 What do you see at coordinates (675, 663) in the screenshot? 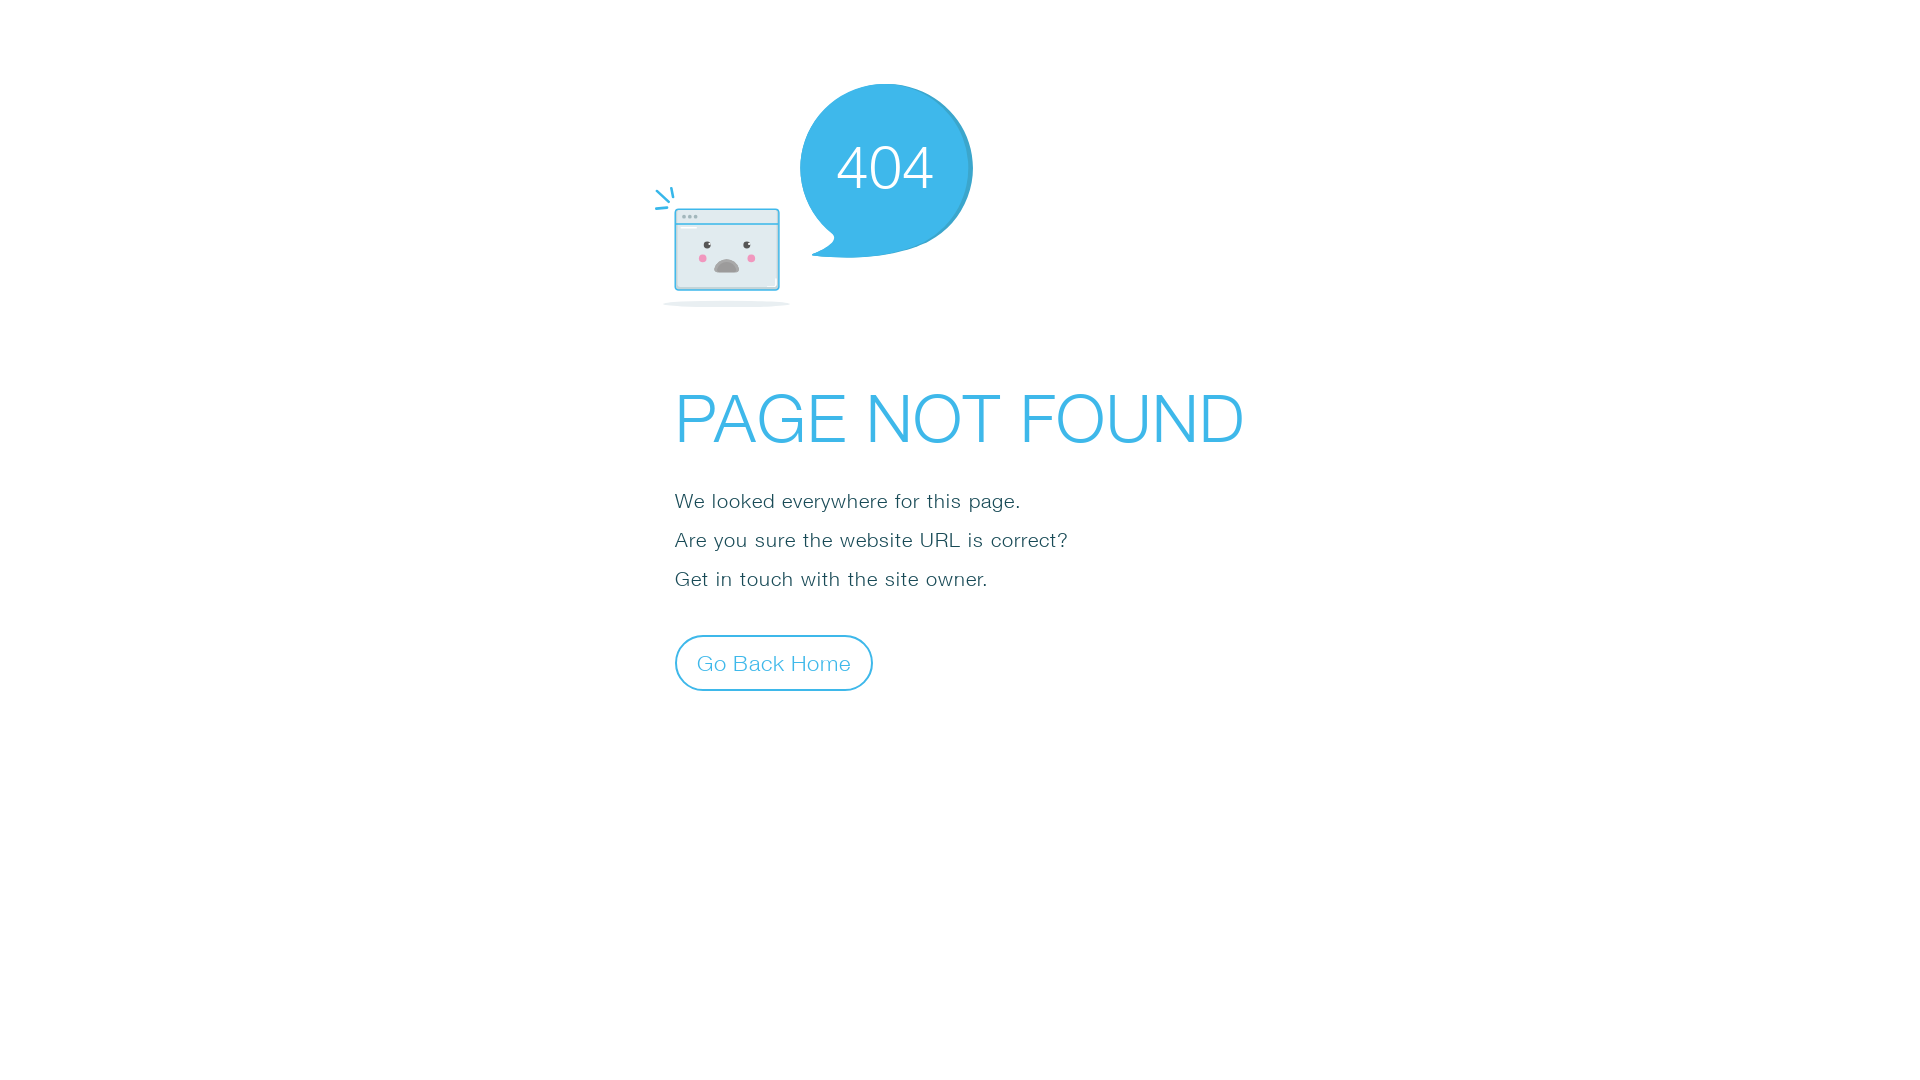
I see `'Go Back Home'` at bounding box center [675, 663].